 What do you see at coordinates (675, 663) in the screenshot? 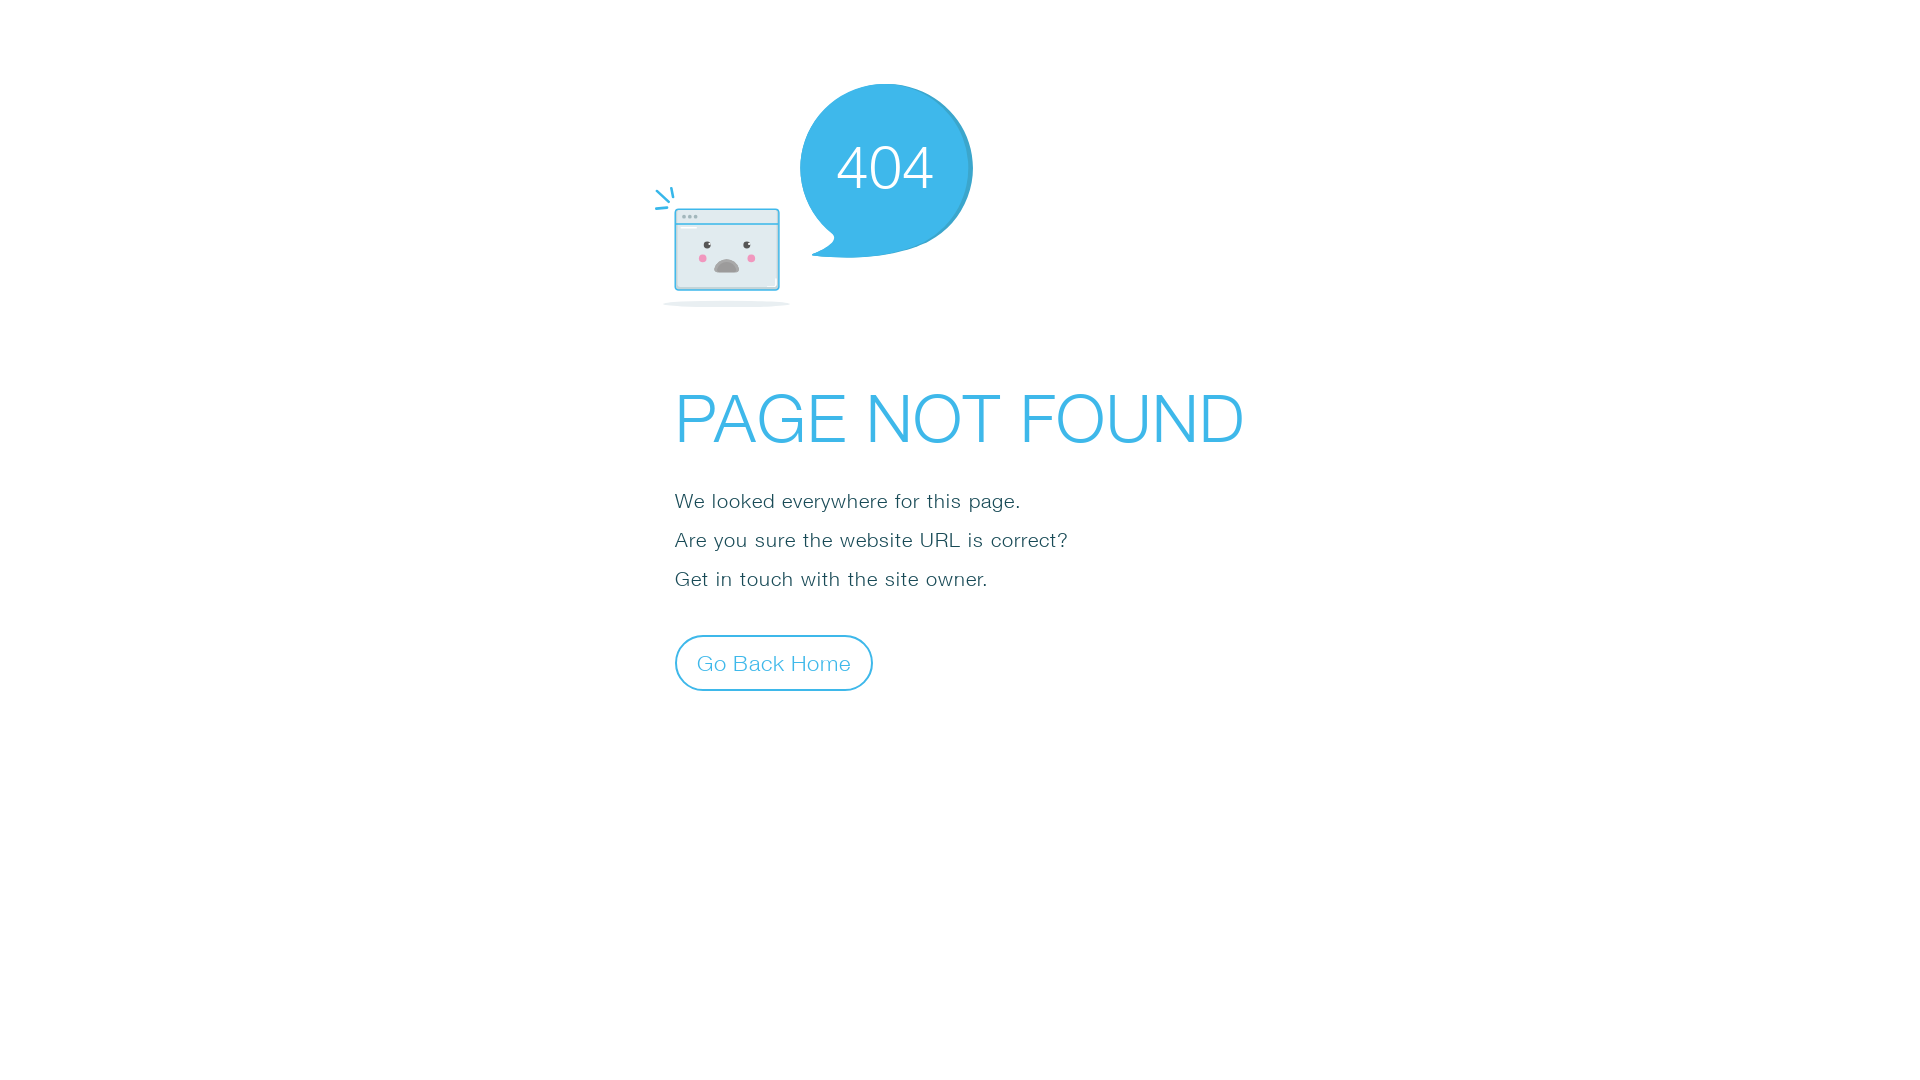
I see `'Go Back Home'` at bounding box center [675, 663].